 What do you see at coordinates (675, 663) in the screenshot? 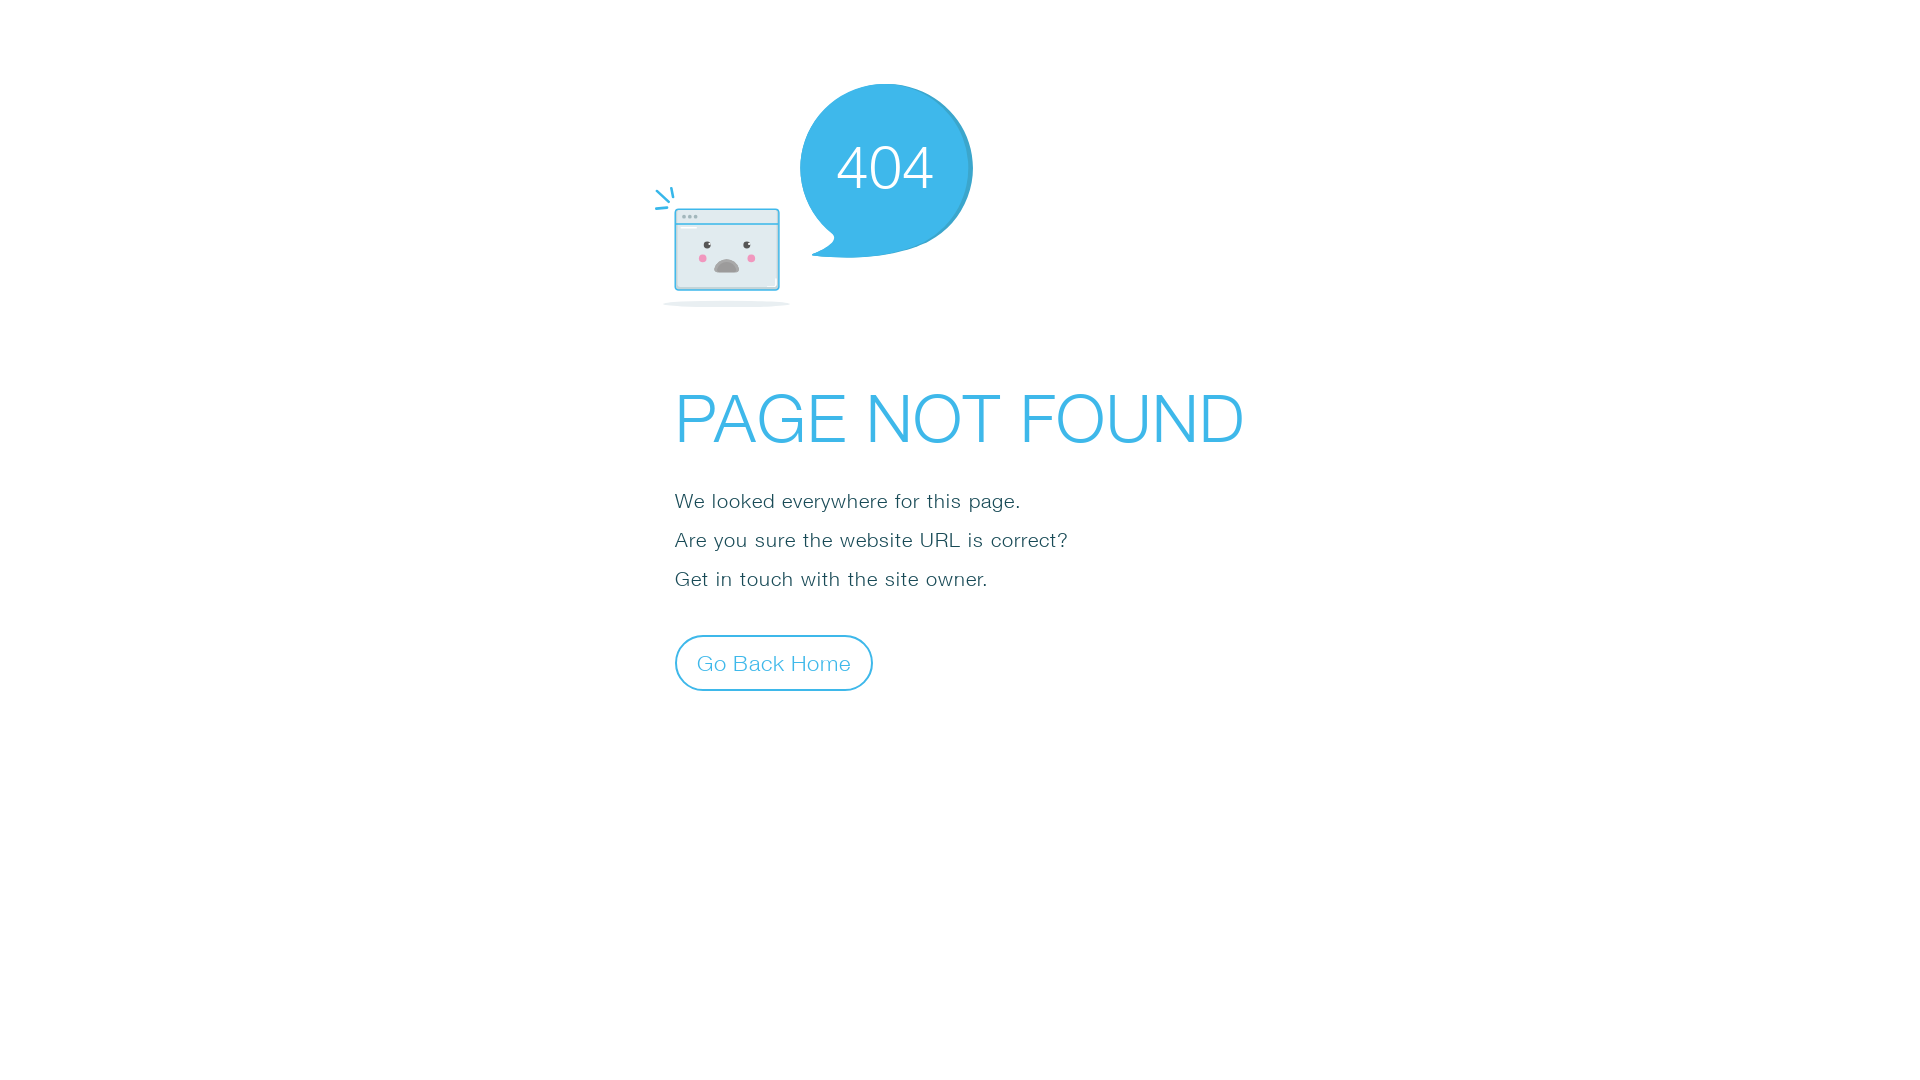
I see `'Go Back Home'` at bounding box center [675, 663].